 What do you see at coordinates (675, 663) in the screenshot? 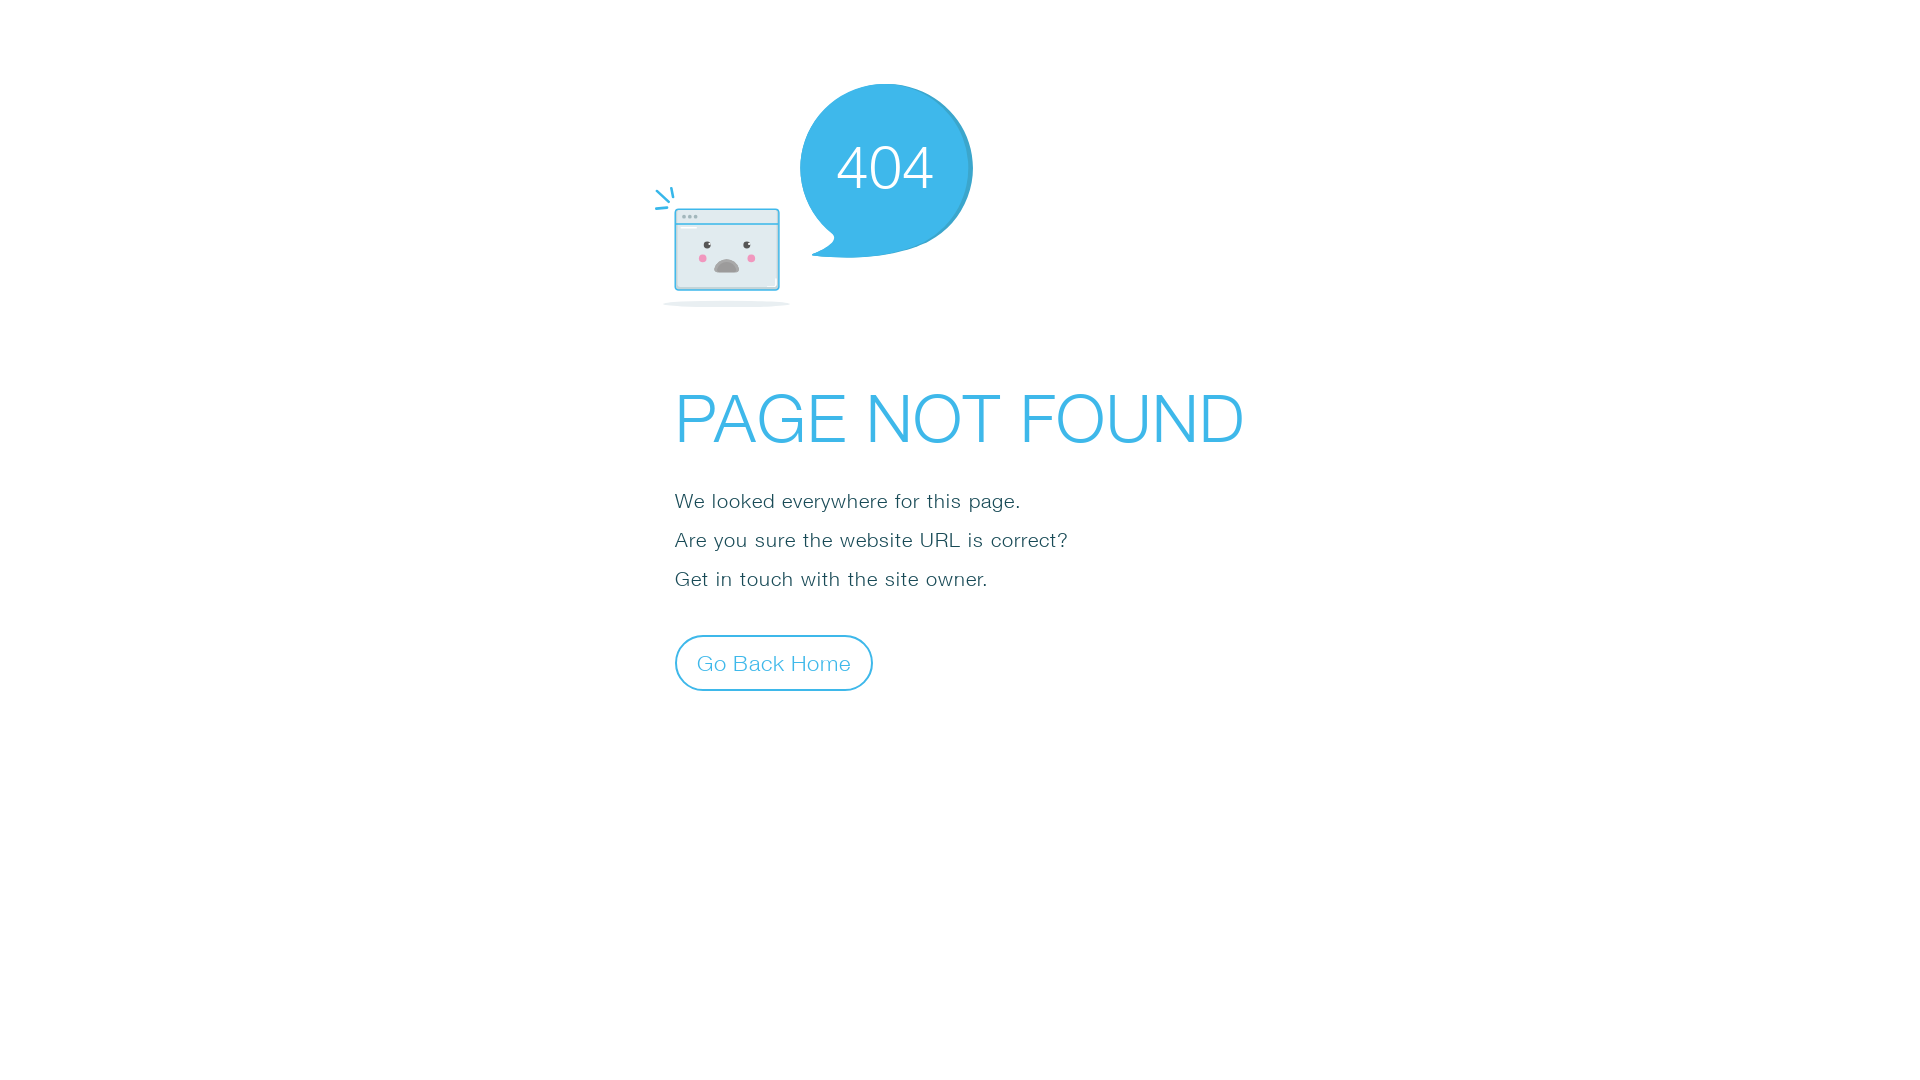
I see `'Go Back Home'` at bounding box center [675, 663].